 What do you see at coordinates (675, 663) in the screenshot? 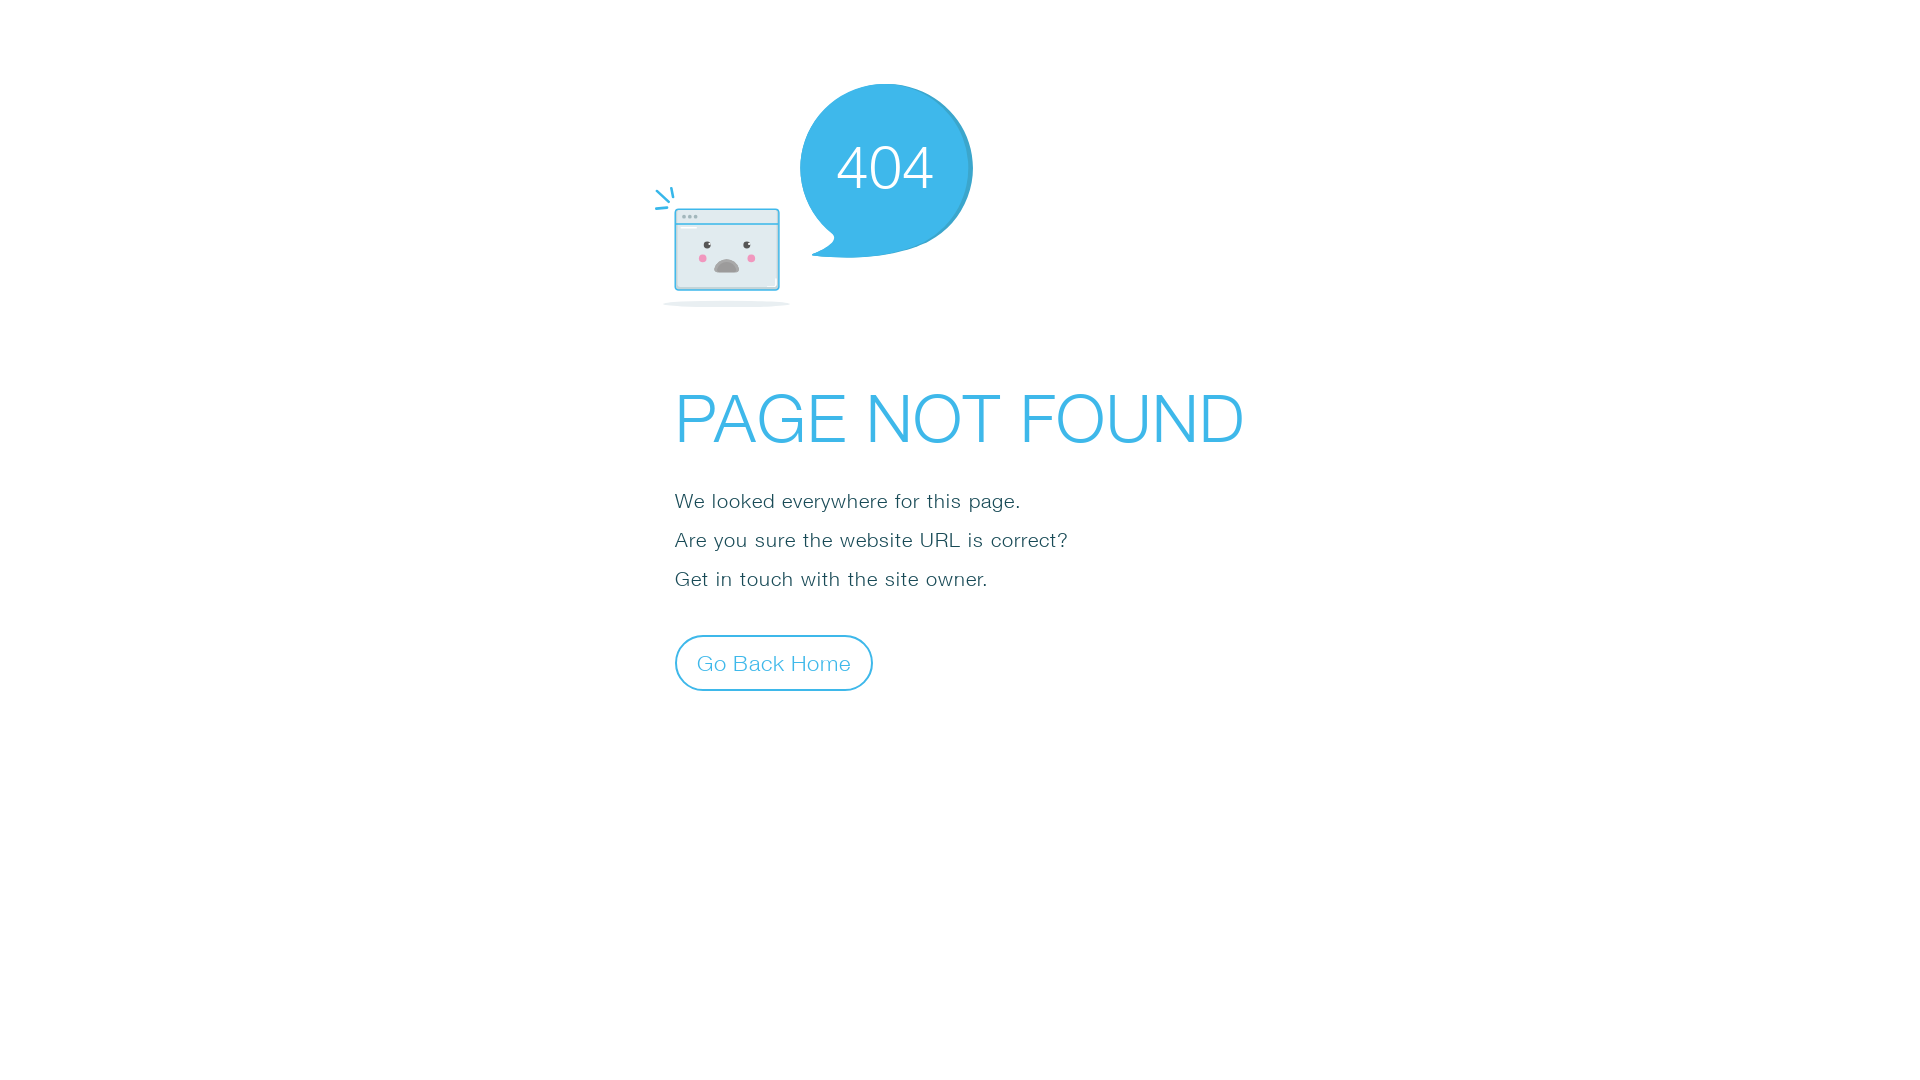
I see `'Go Back Home'` at bounding box center [675, 663].